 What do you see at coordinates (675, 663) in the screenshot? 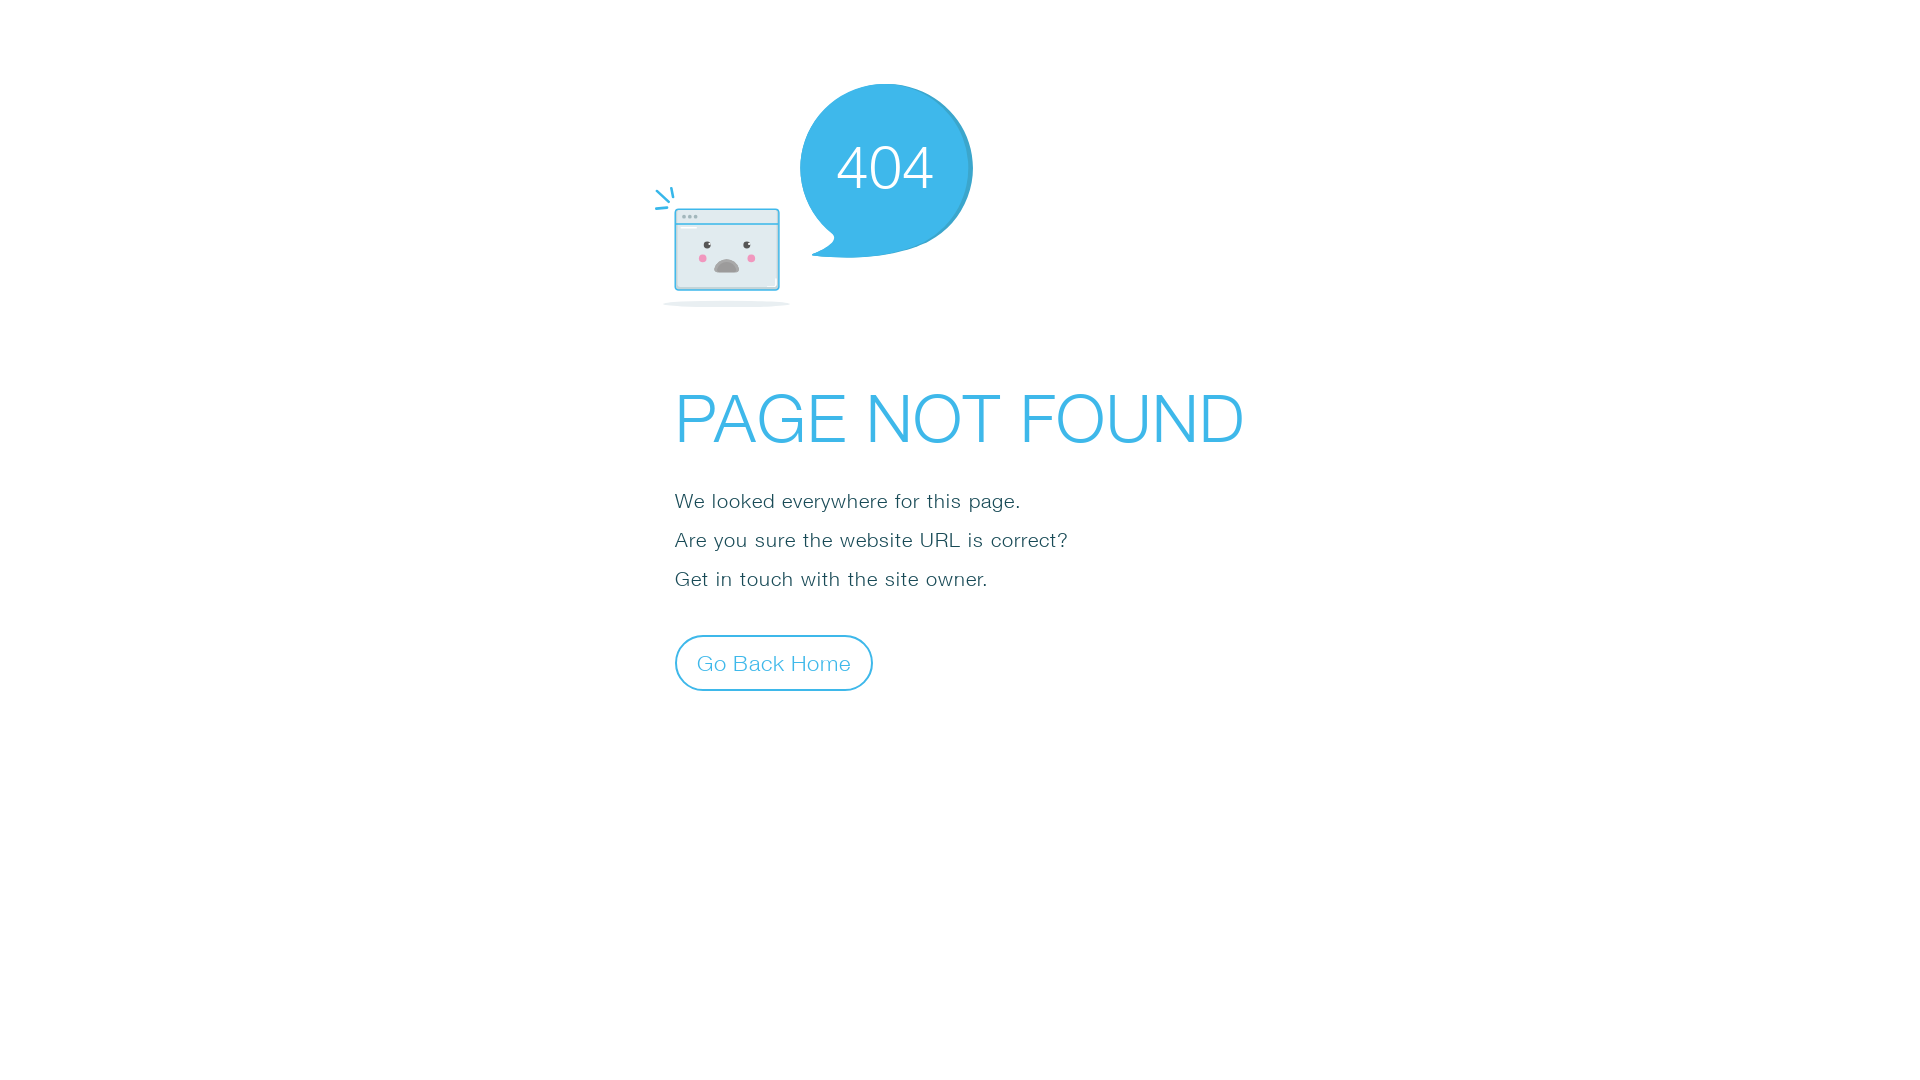
I see `'Go Back Home'` at bounding box center [675, 663].